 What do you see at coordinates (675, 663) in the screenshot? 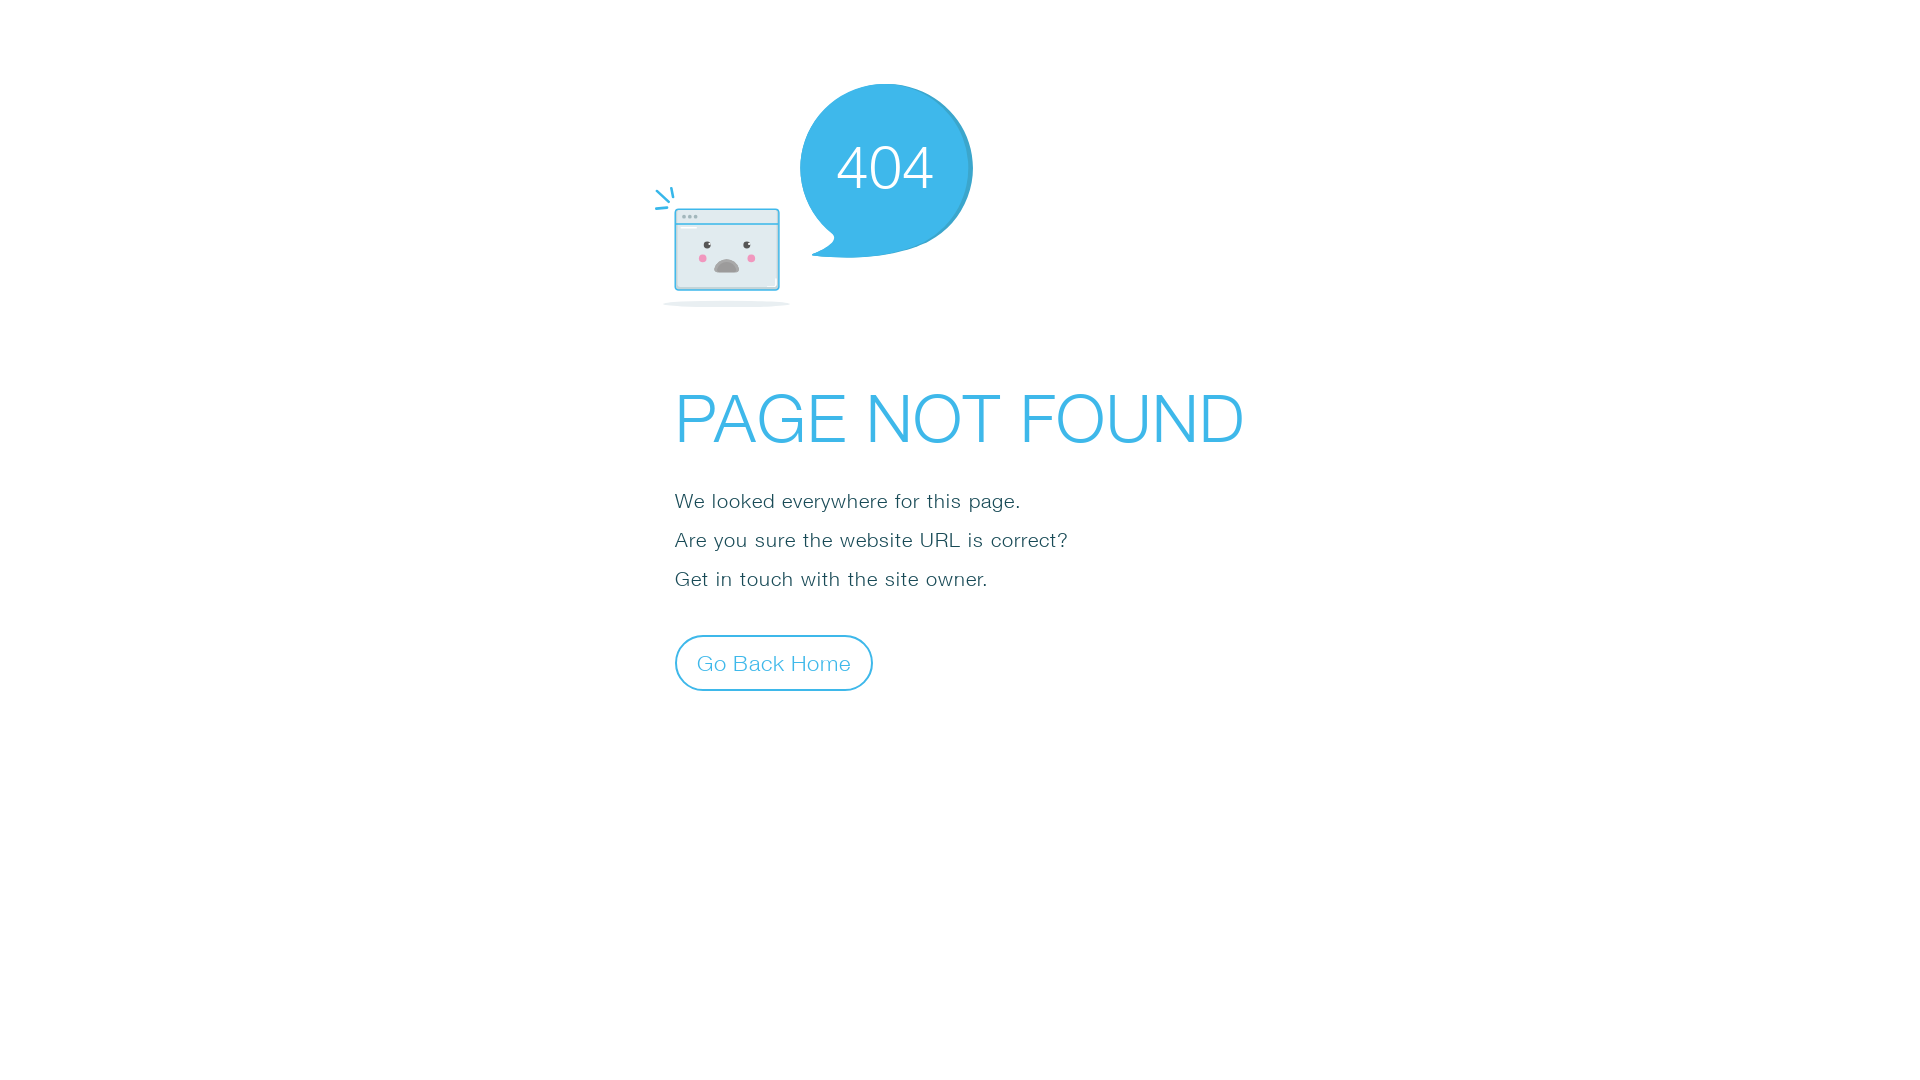
I see `'Go Back Home'` at bounding box center [675, 663].